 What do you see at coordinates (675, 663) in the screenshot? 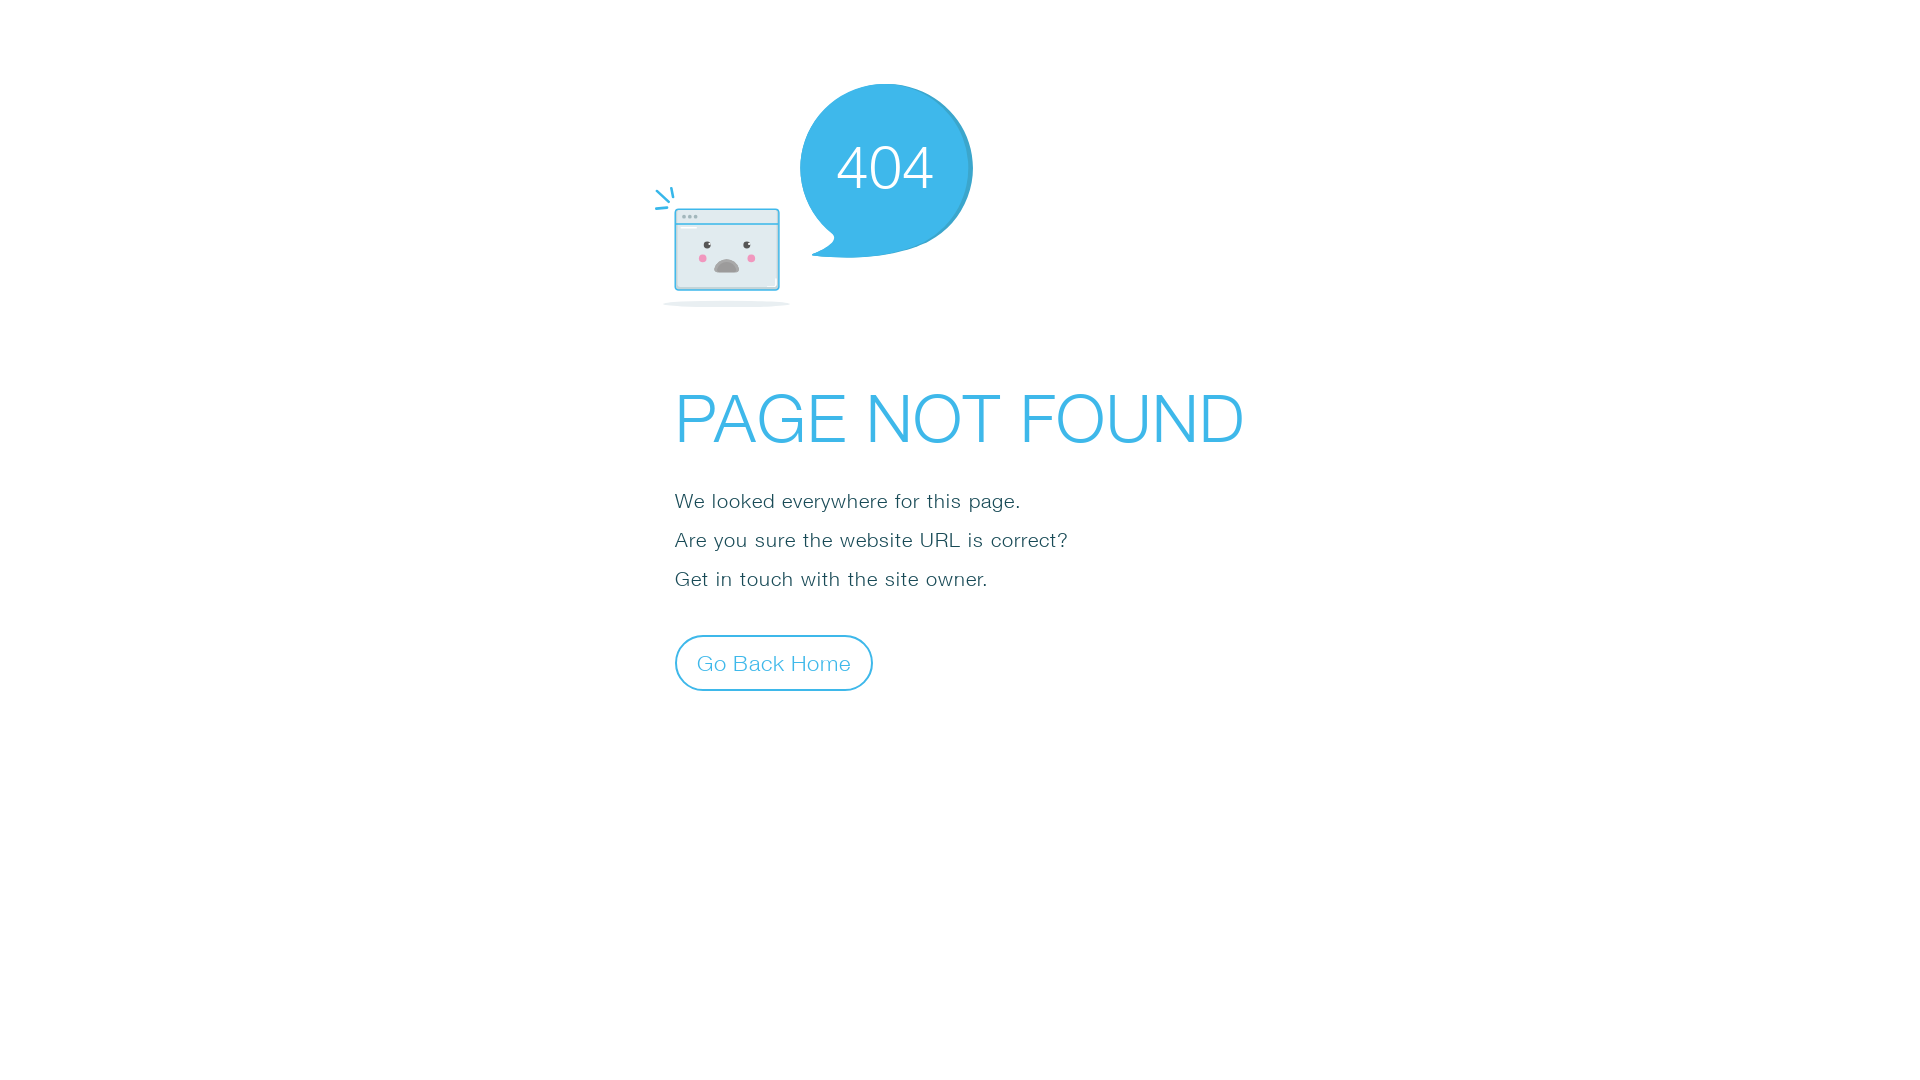
I see `'Go Back Home'` at bounding box center [675, 663].